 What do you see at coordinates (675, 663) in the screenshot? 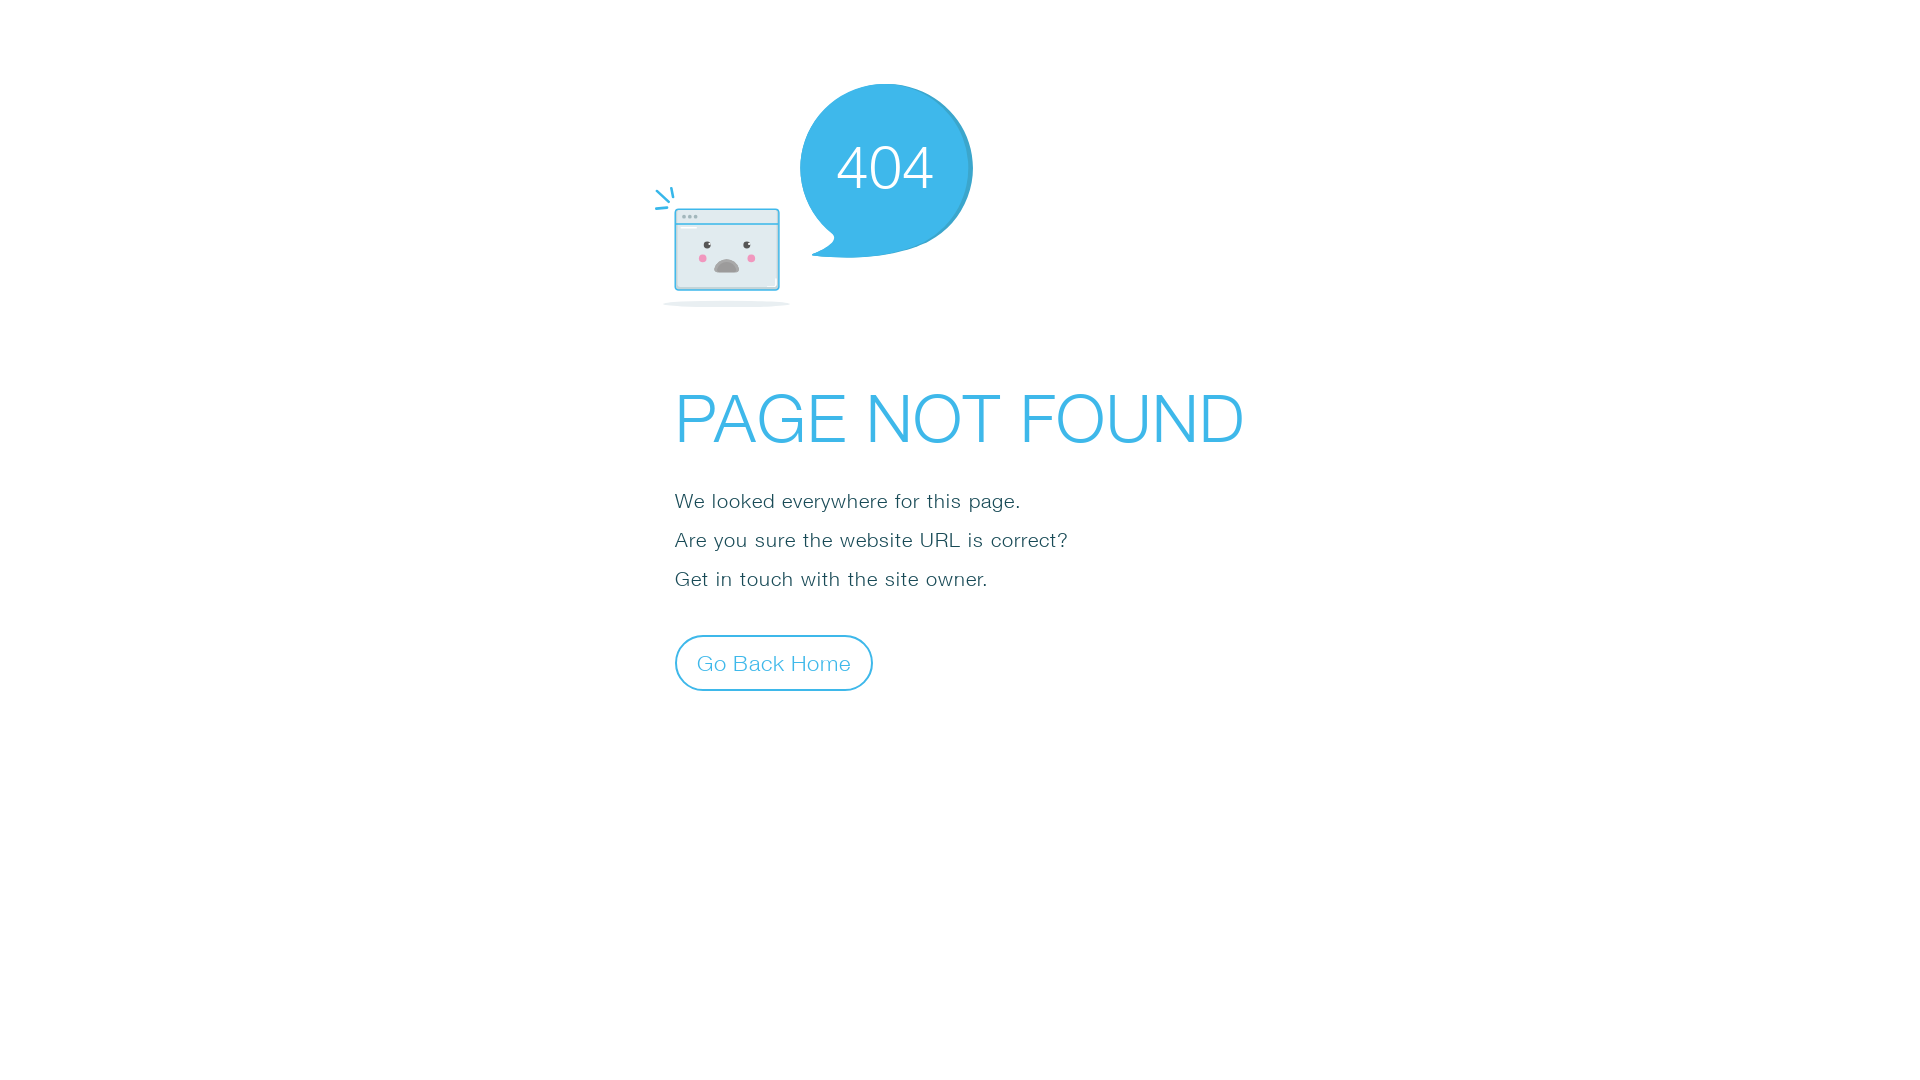
I see `'Go Back Home'` at bounding box center [675, 663].